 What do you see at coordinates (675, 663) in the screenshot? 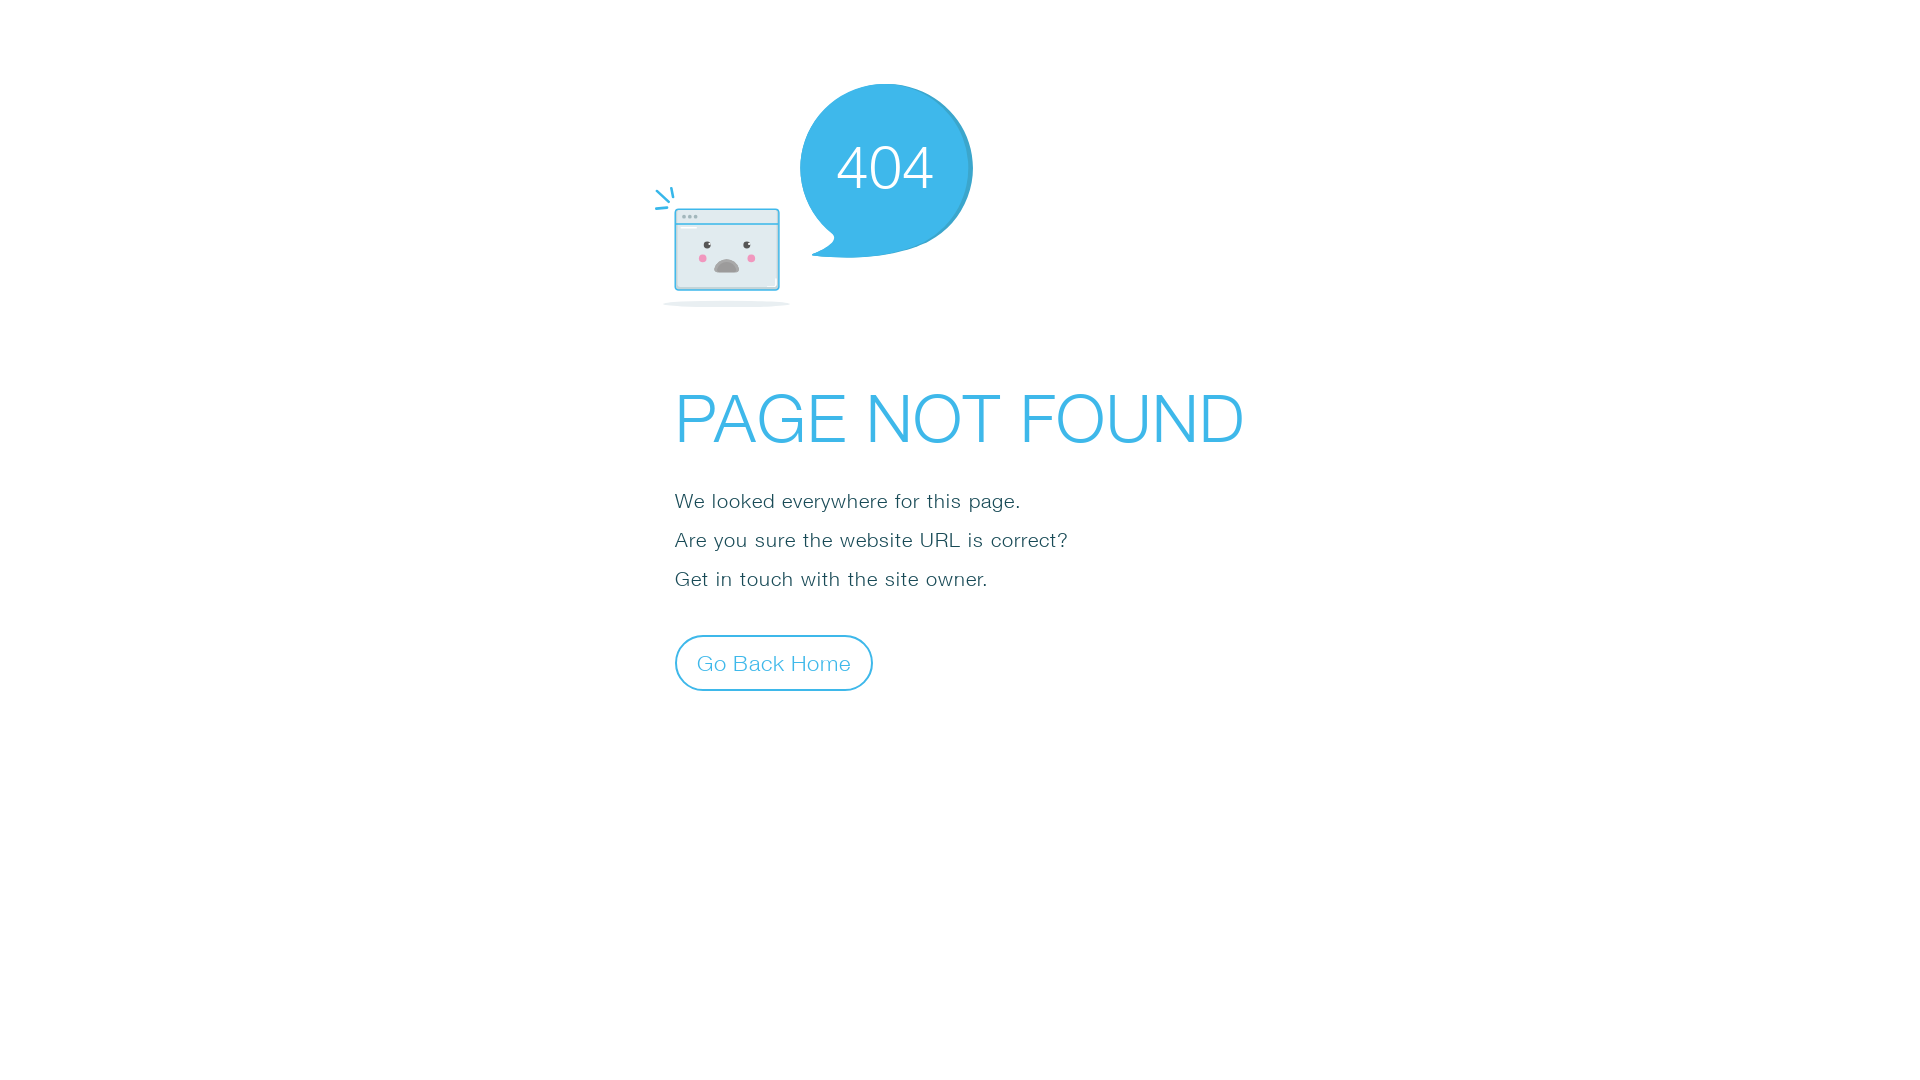
I see `'Go Back Home'` at bounding box center [675, 663].